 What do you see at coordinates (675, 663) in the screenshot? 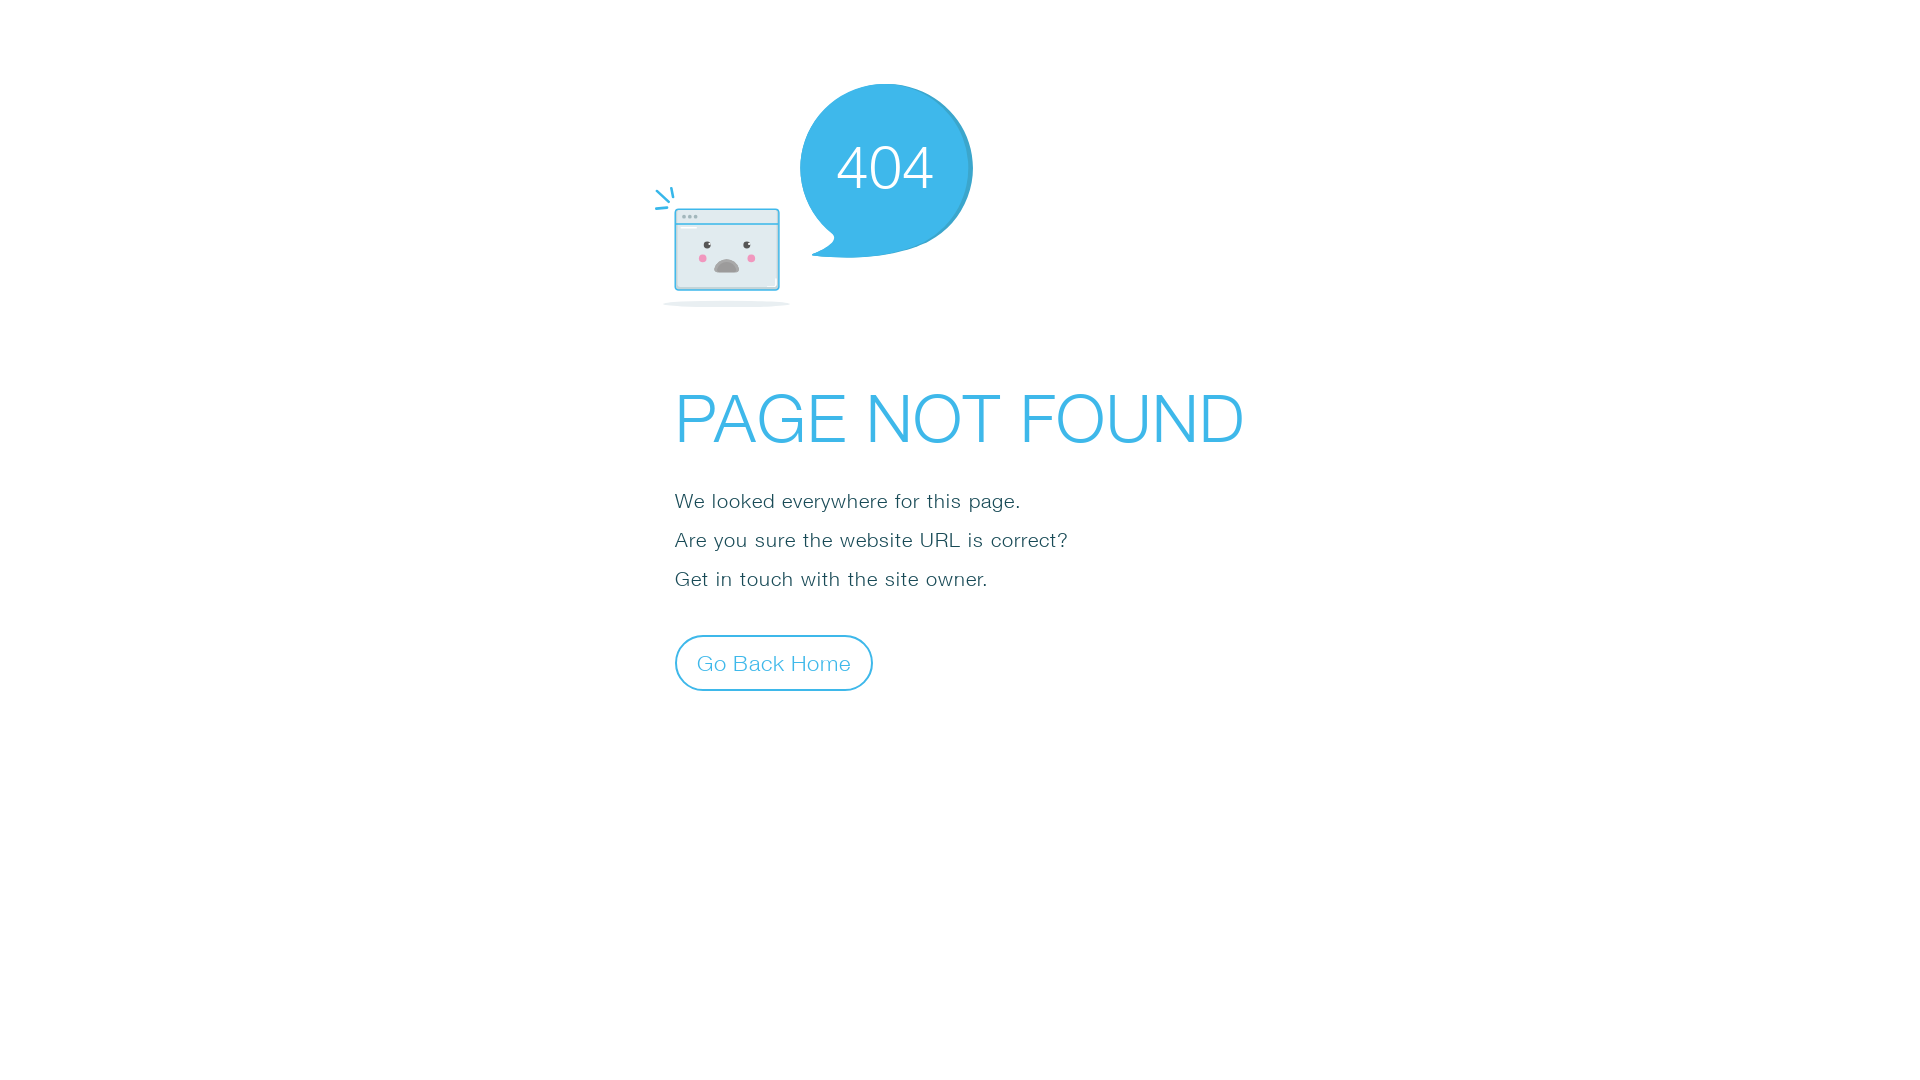
I see `'Go Back Home'` at bounding box center [675, 663].